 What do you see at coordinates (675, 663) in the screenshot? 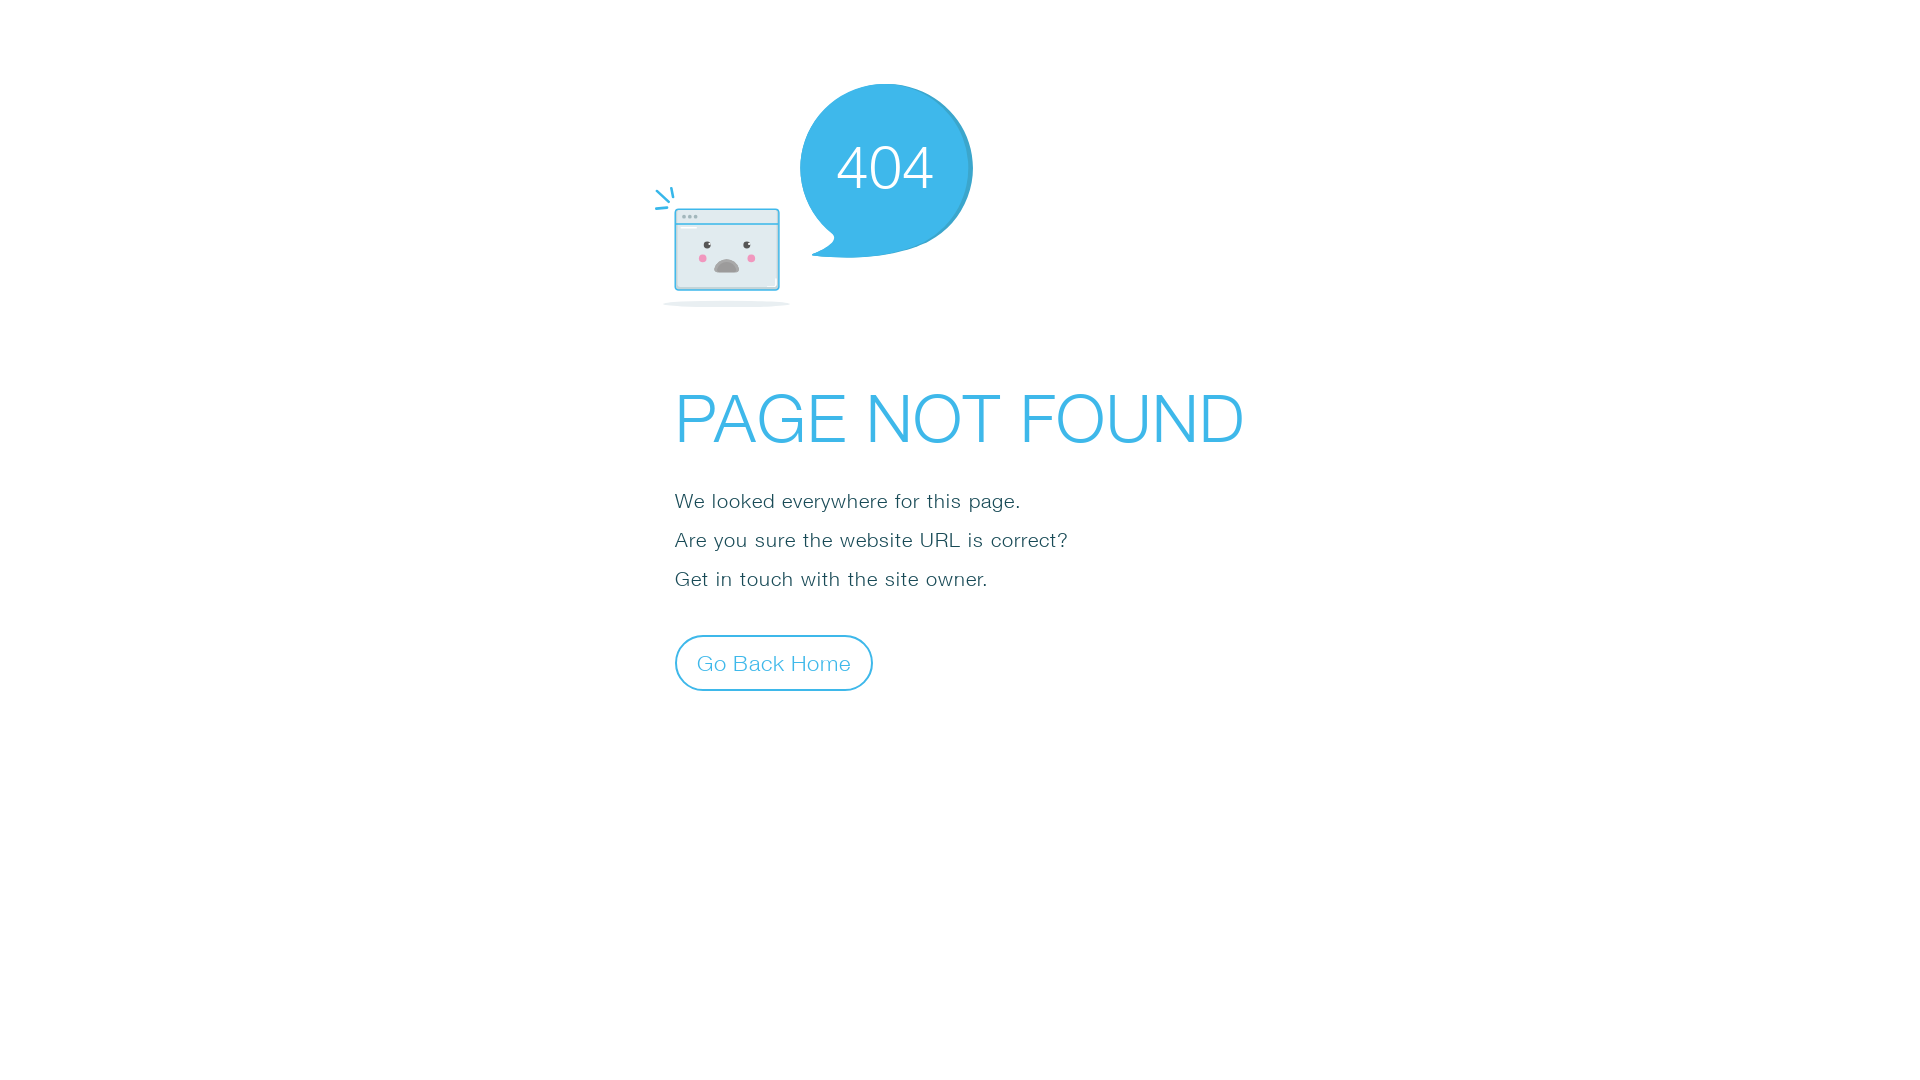
I see `'Go Back Home'` at bounding box center [675, 663].